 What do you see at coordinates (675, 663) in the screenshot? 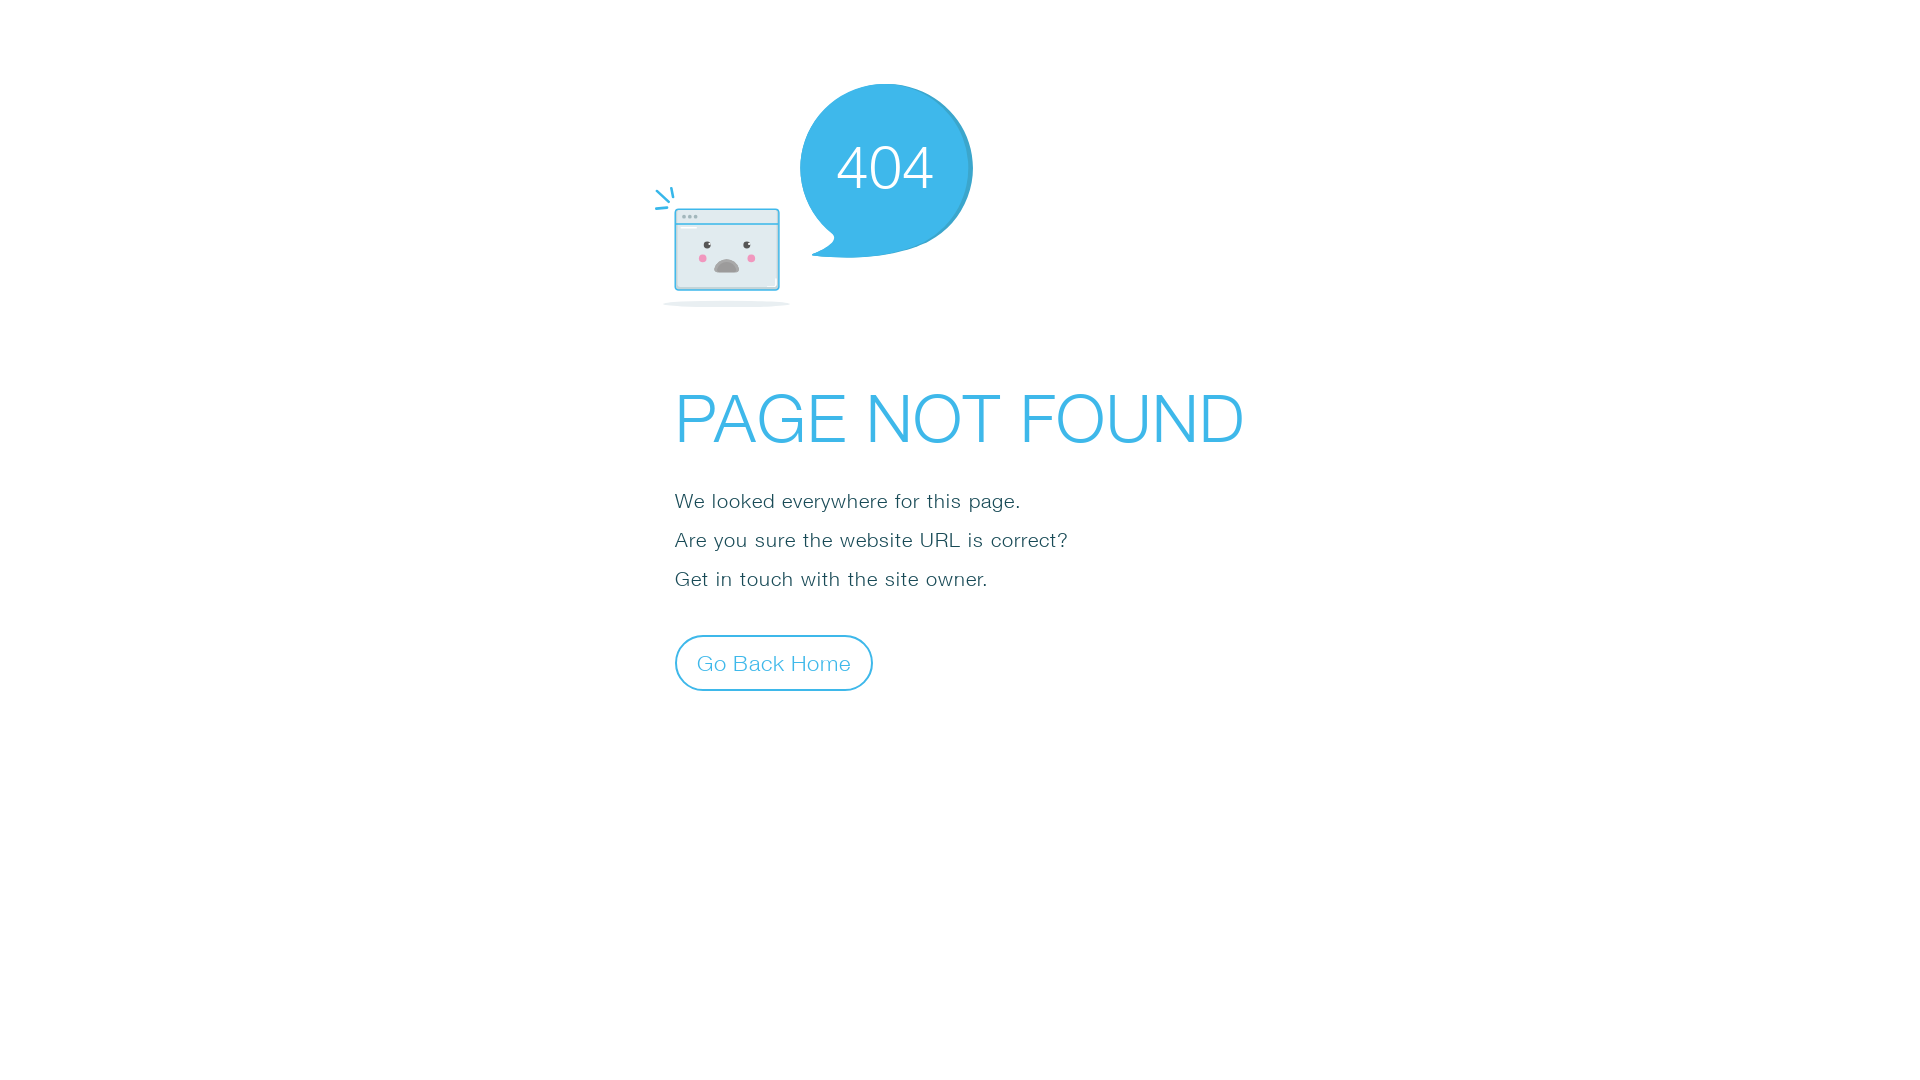
I see `'Go Back Home'` at bounding box center [675, 663].